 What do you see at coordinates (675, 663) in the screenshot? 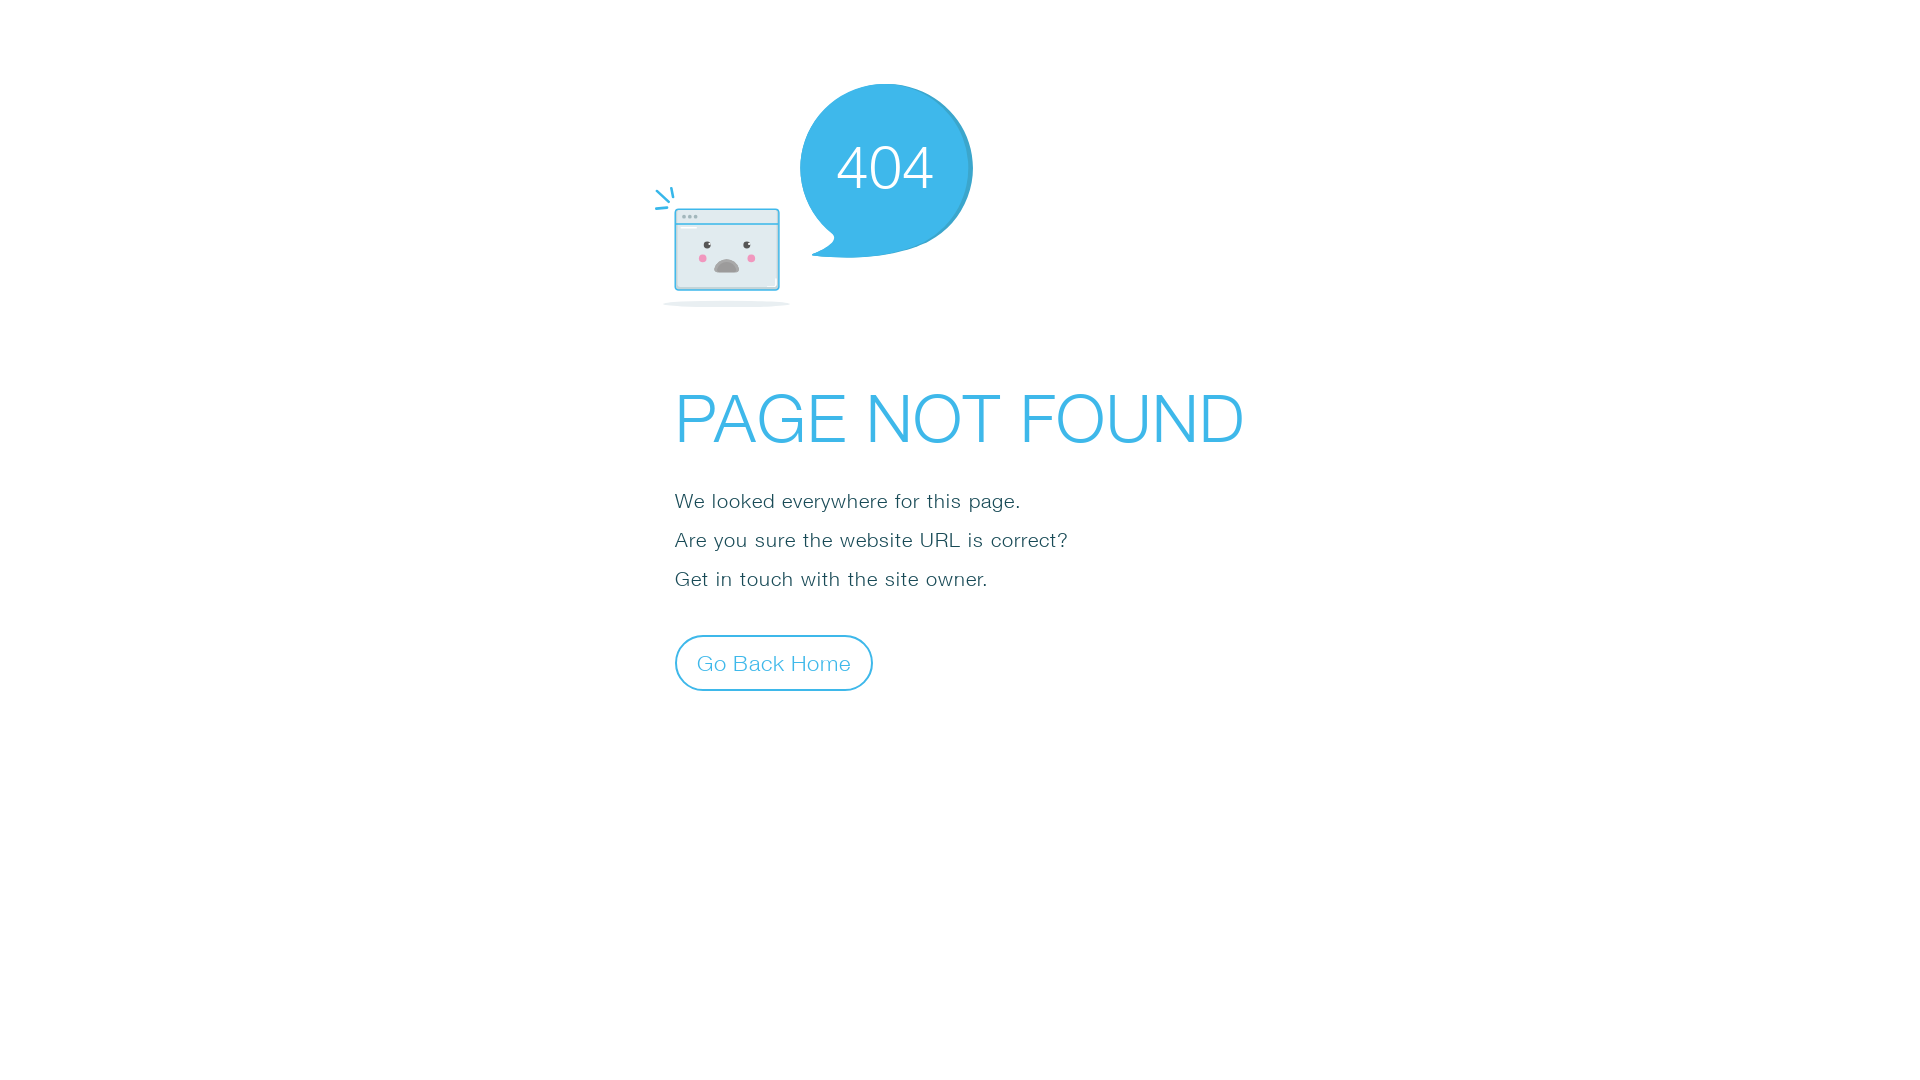
I see `'Go Back Home'` at bounding box center [675, 663].